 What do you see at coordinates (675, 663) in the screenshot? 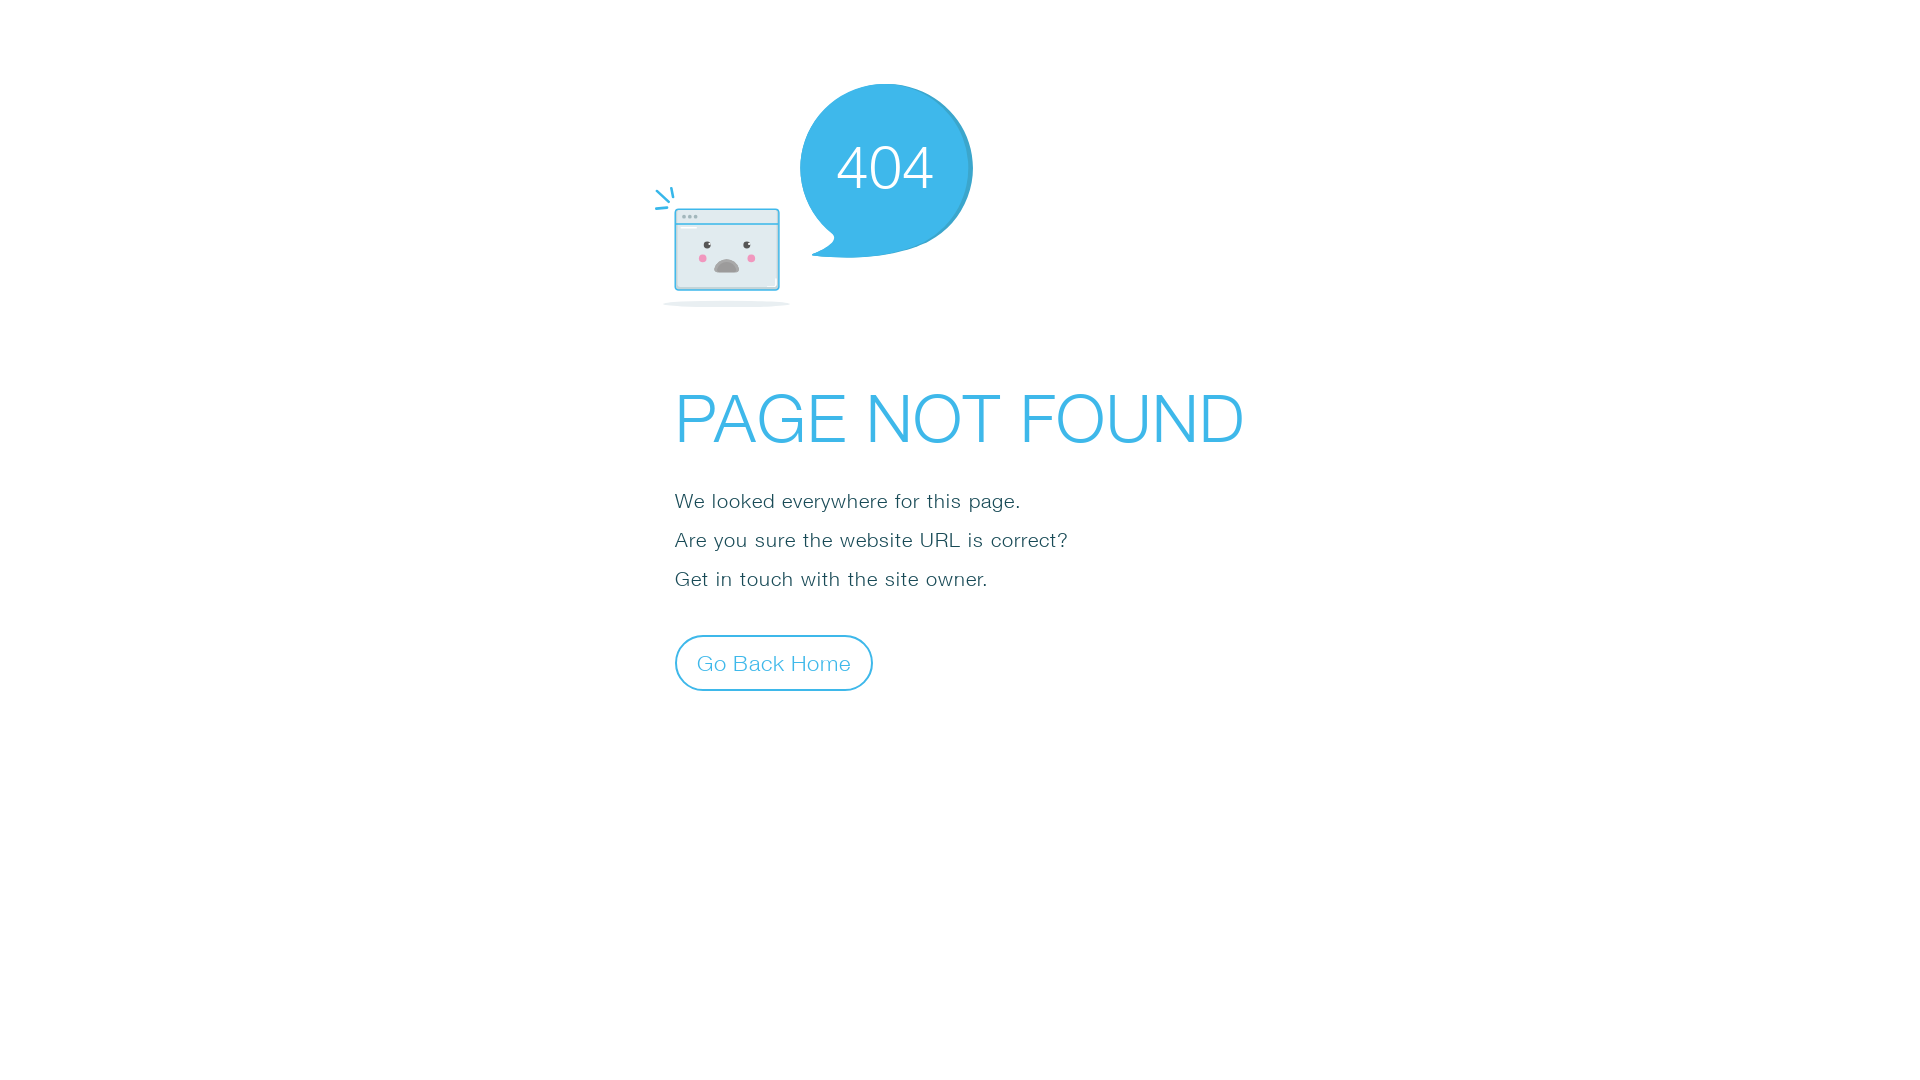
I see `'Go Back Home'` at bounding box center [675, 663].